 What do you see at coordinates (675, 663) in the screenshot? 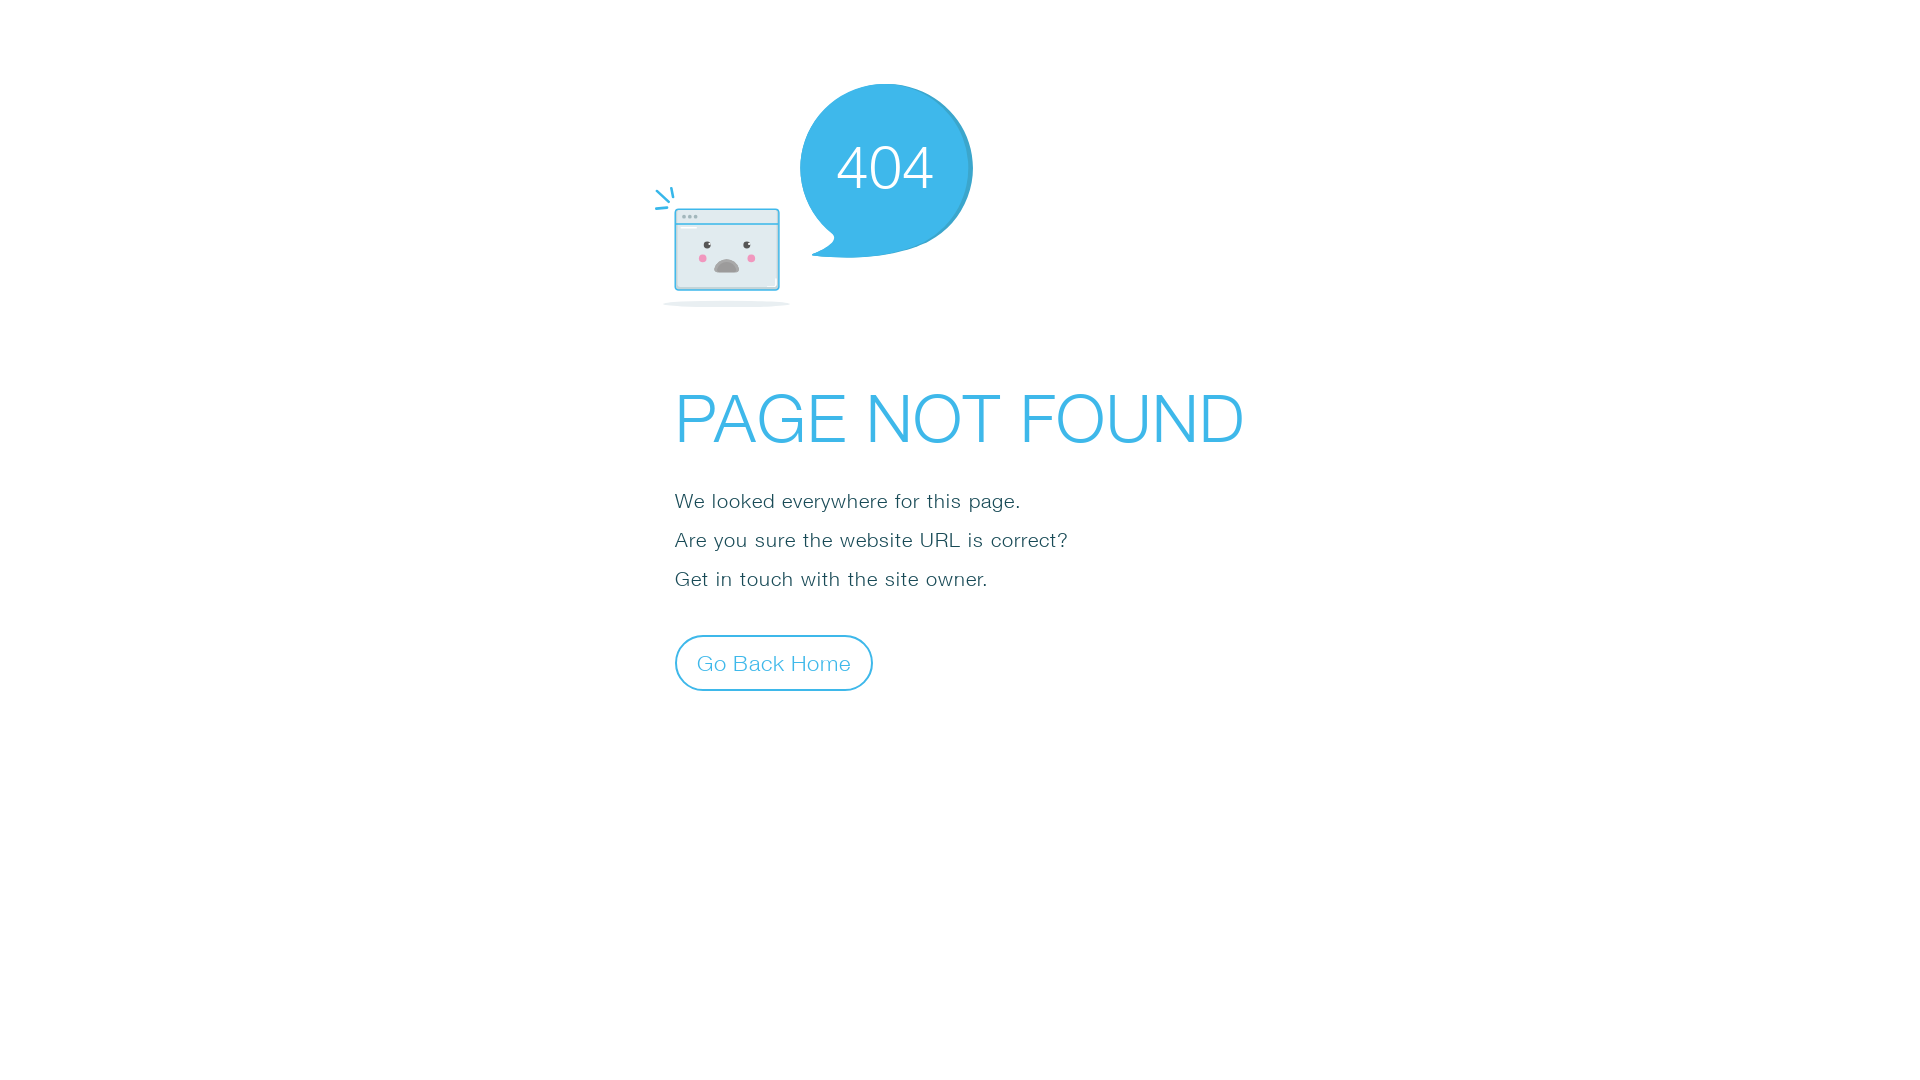
I see `'Go Back Home'` at bounding box center [675, 663].